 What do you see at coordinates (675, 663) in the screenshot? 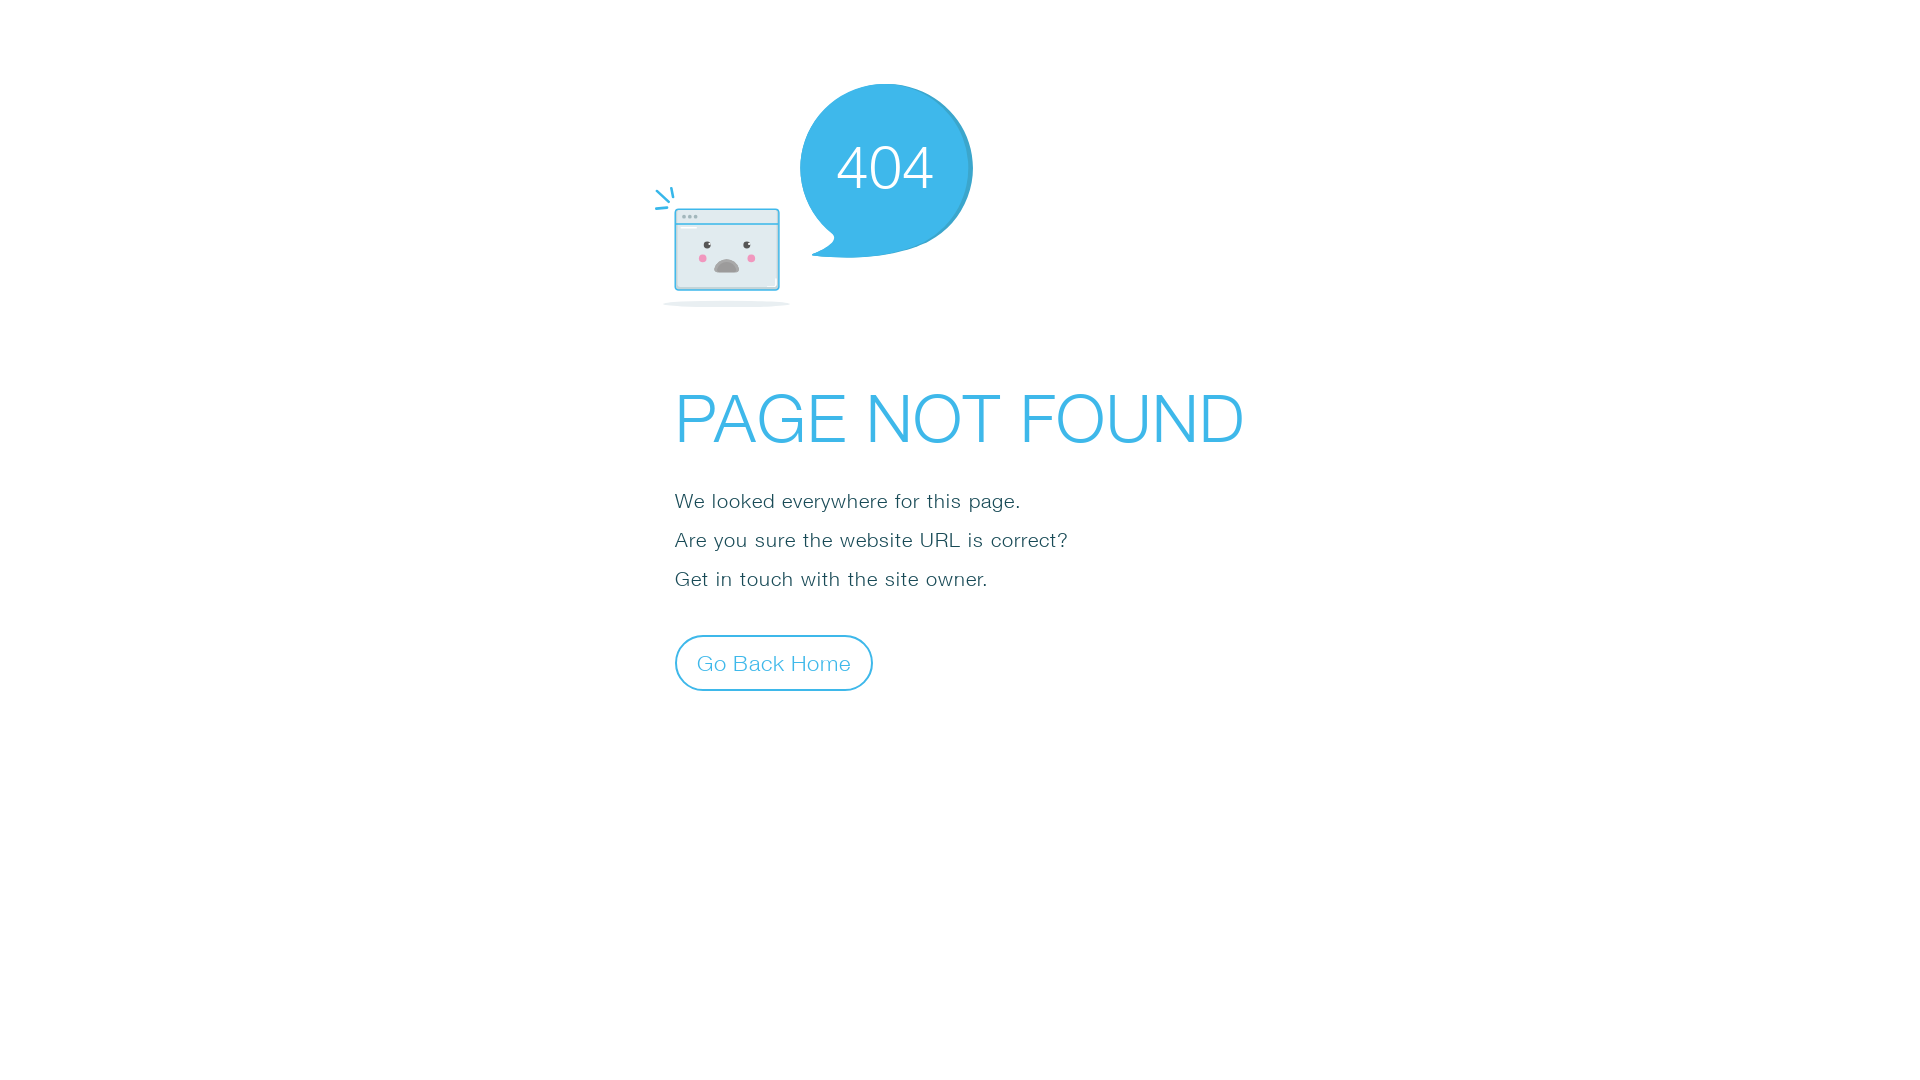
I see `'Go Back Home'` at bounding box center [675, 663].